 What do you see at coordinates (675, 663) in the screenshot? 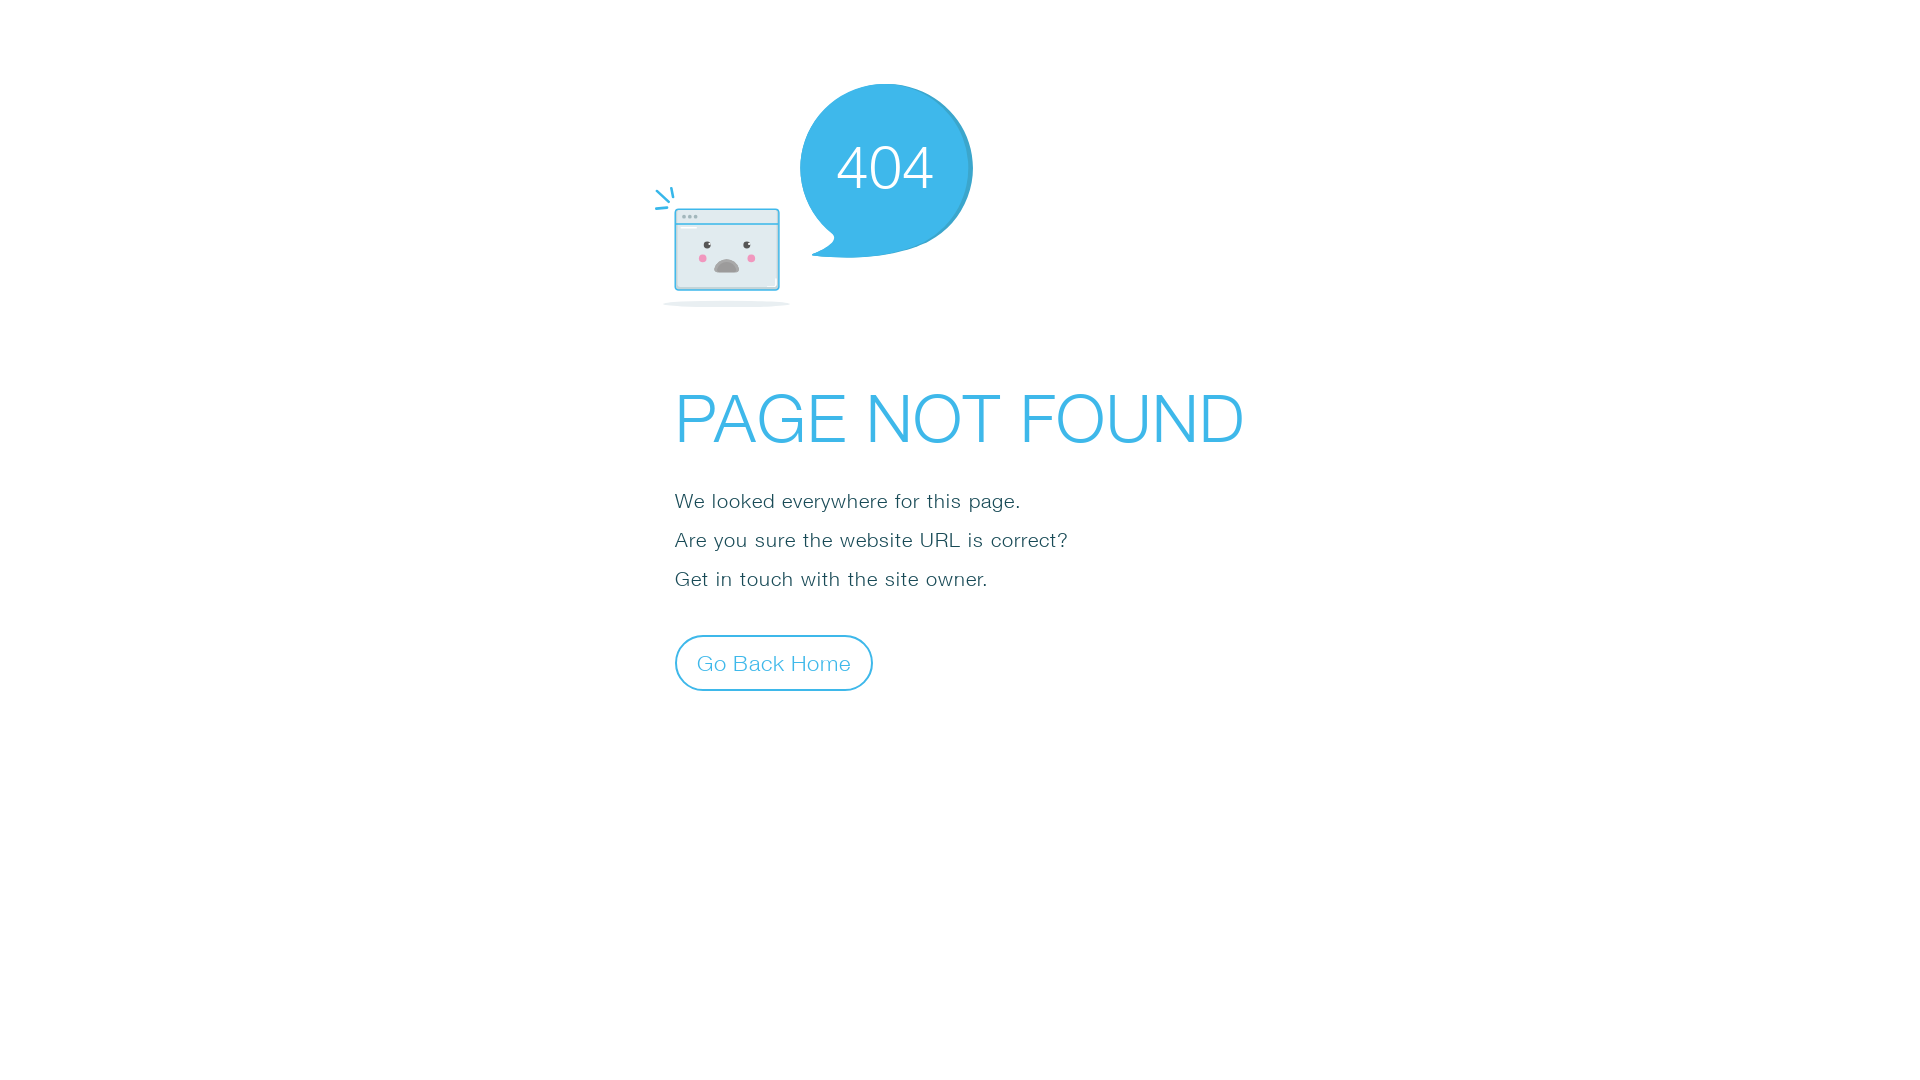
I see `'Go Back Home'` at bounding box center [675, 663].